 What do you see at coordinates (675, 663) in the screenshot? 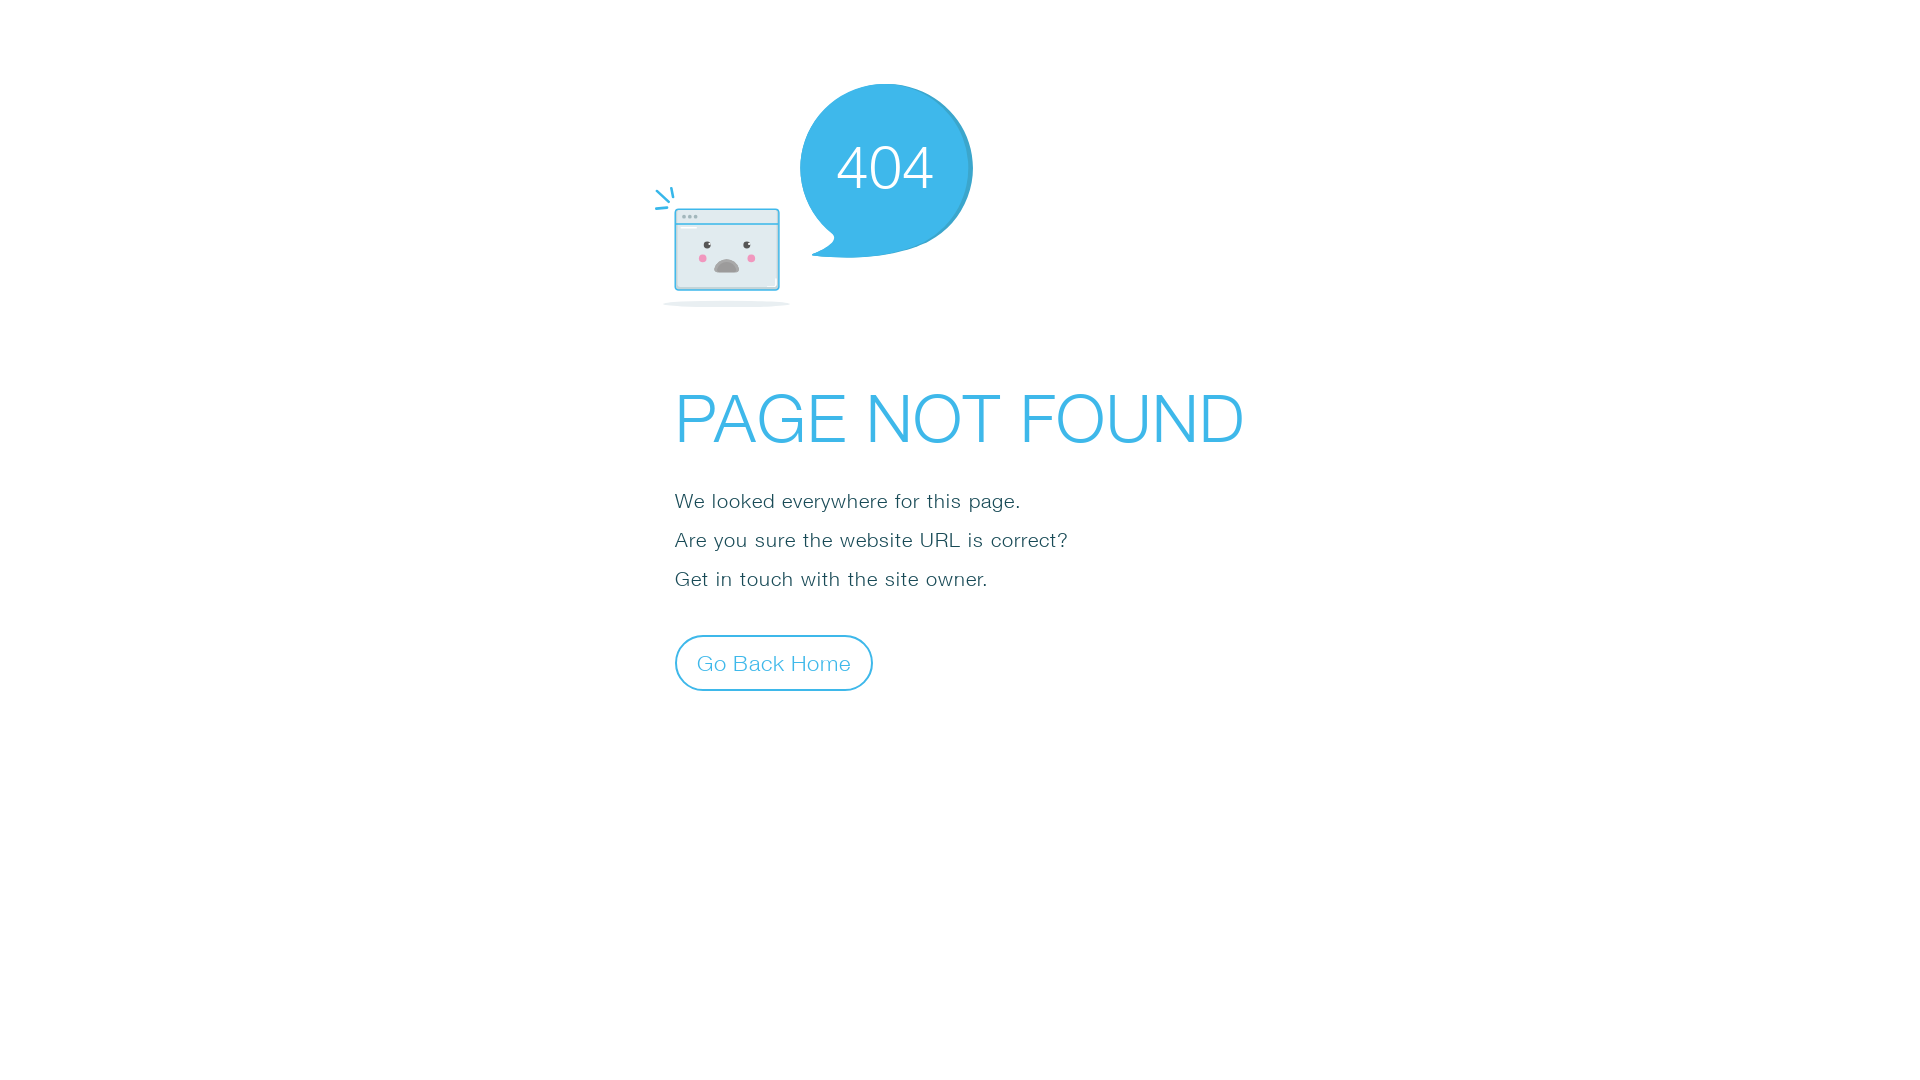
I see `'Go Back Home'` at bounding box center [675, 663].